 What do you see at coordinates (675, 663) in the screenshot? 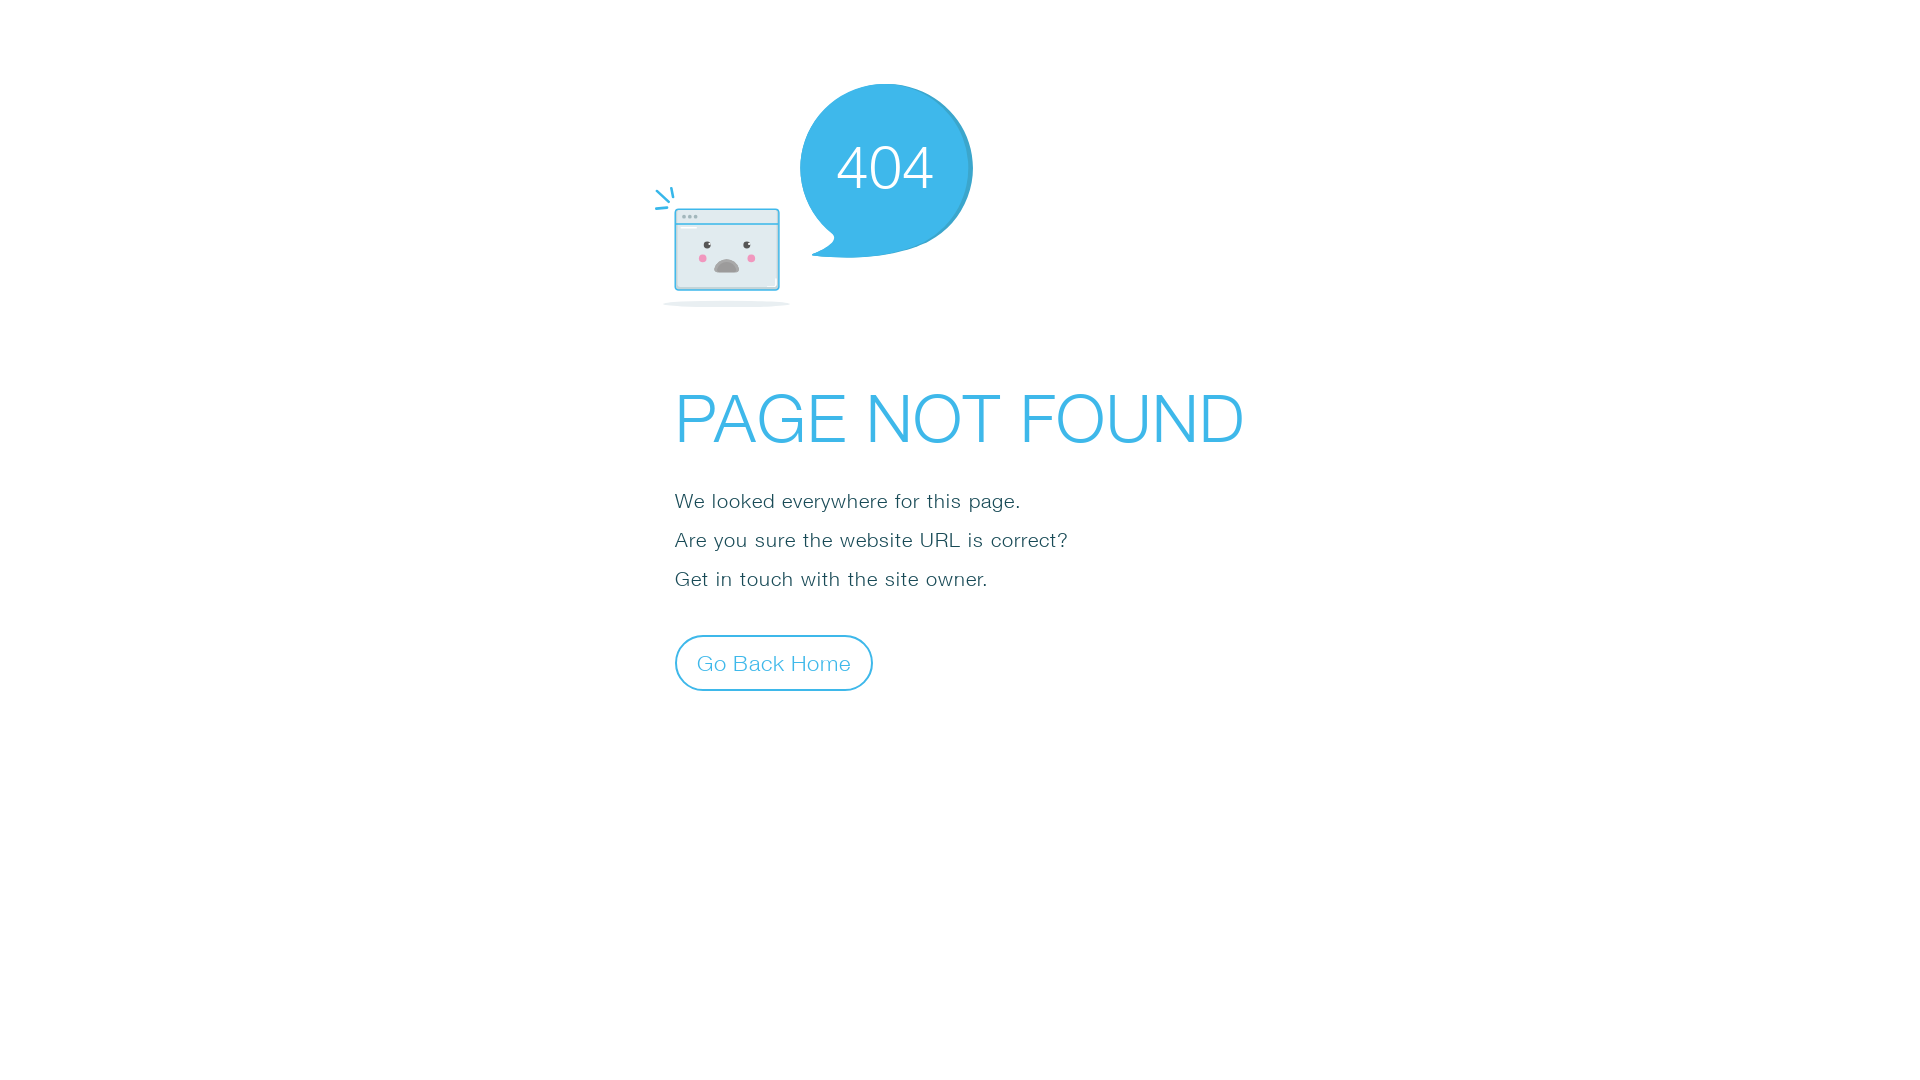
I see `'Go Back Home'` at bounding box center [675, 663].